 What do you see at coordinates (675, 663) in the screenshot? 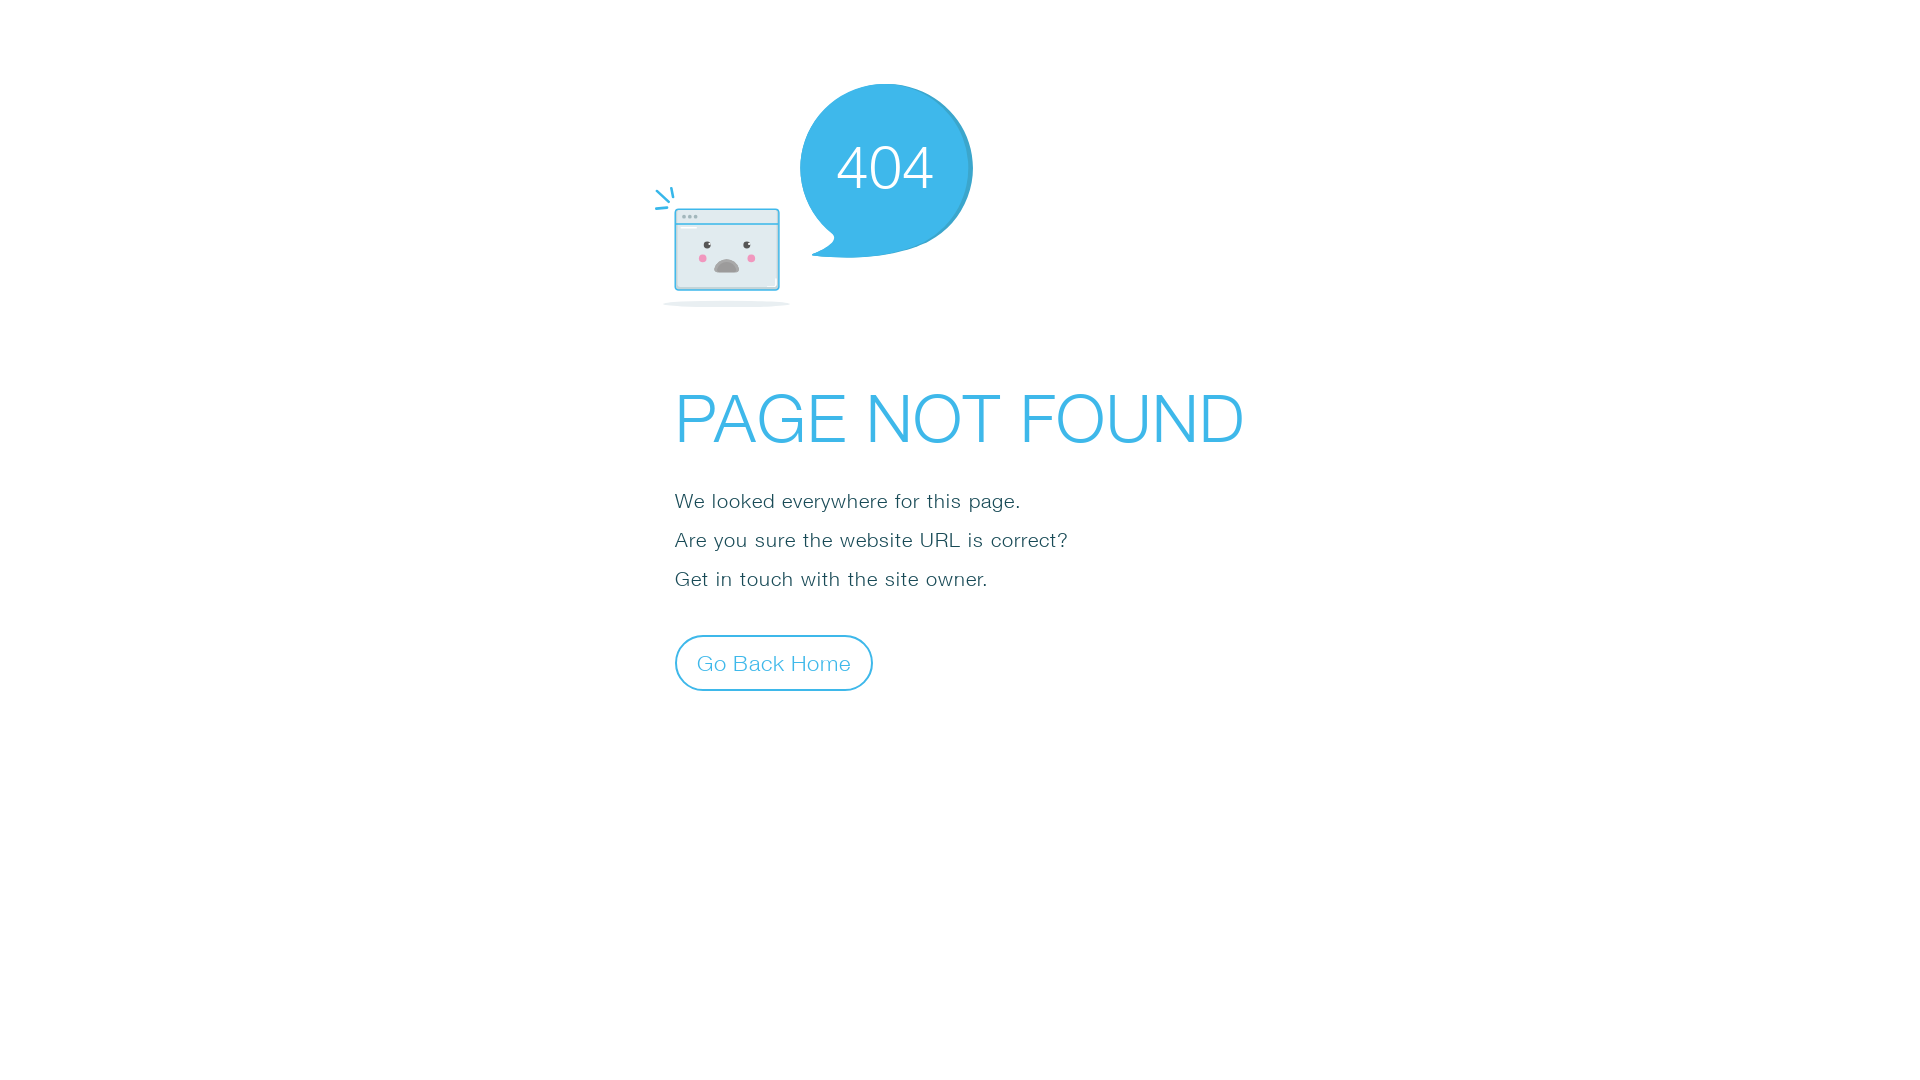
I see `'Go Back Home'` at bounding box center [675, 663].